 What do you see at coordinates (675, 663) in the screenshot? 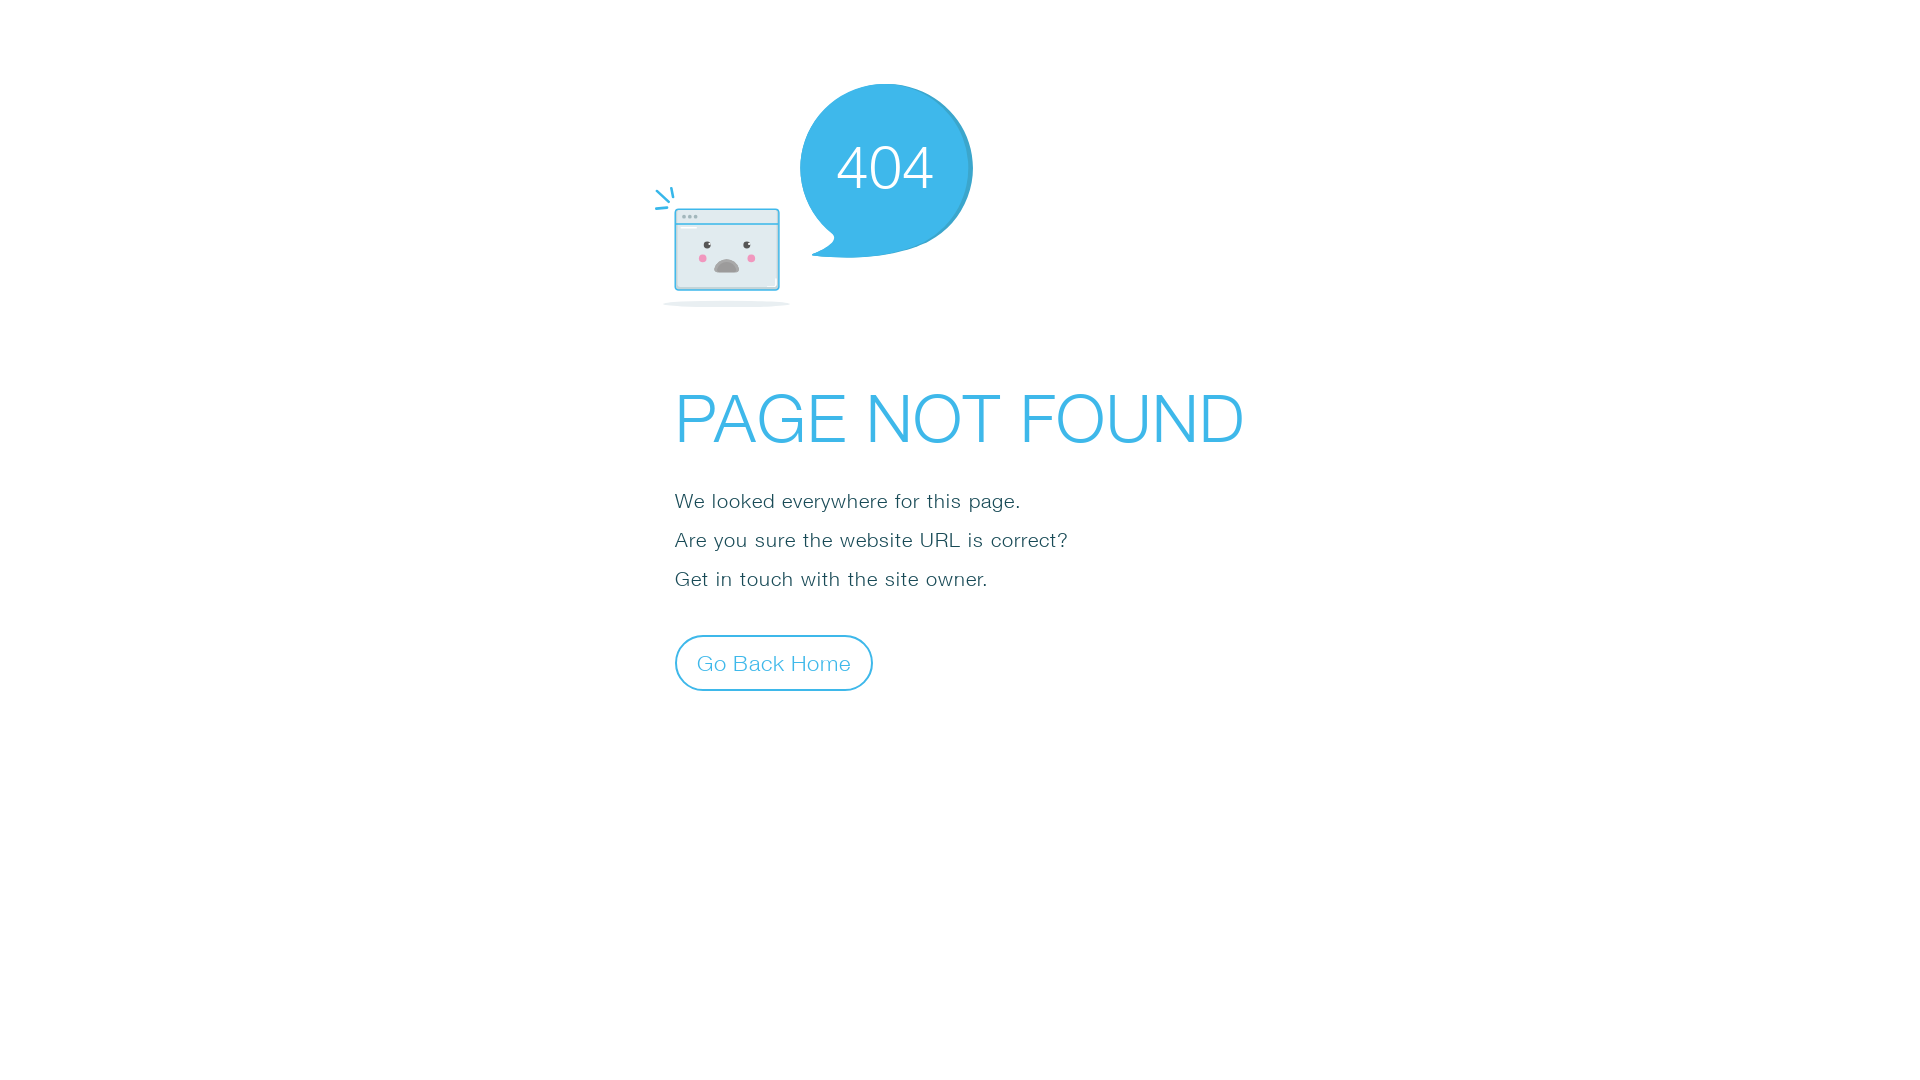
I see `'Go Back Home'` at bounding box center [675, 663].